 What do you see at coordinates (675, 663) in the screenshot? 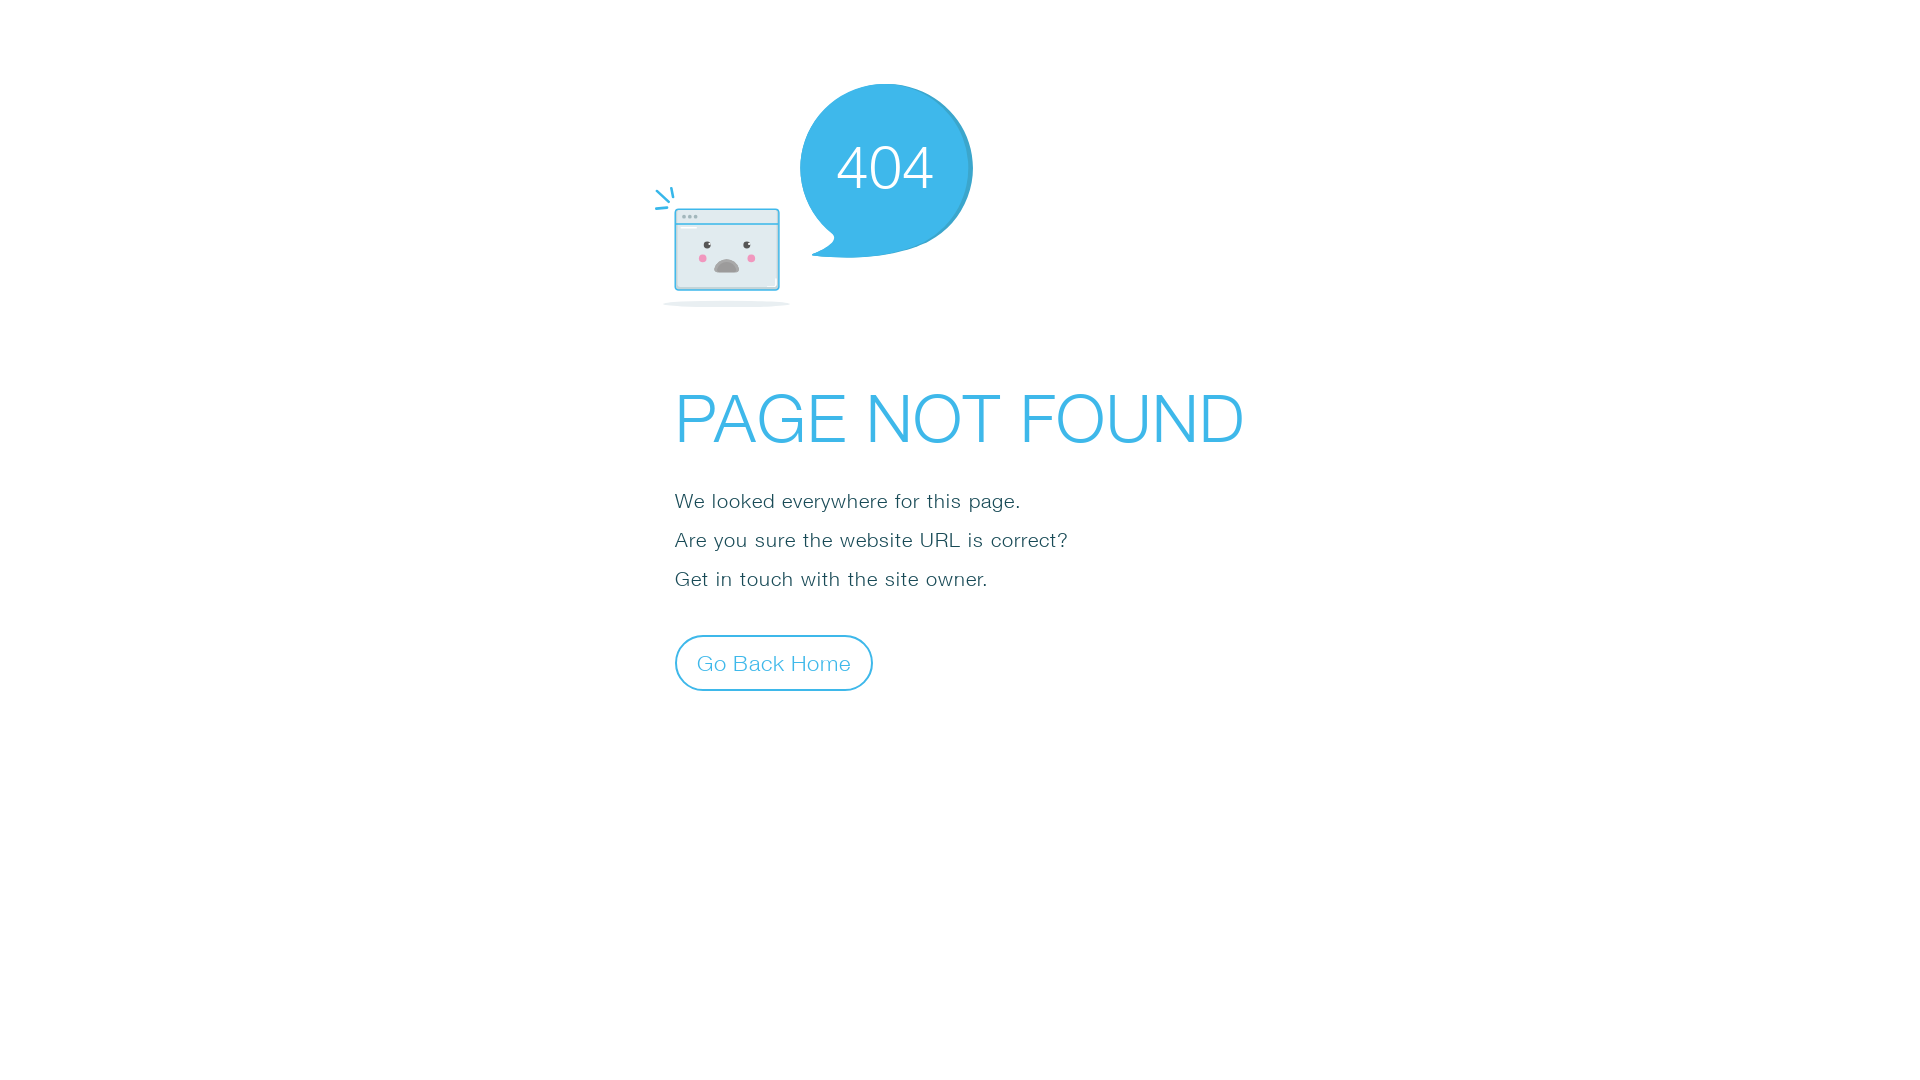
I see `'Go Back Home'` at bounding box center [675, 663].